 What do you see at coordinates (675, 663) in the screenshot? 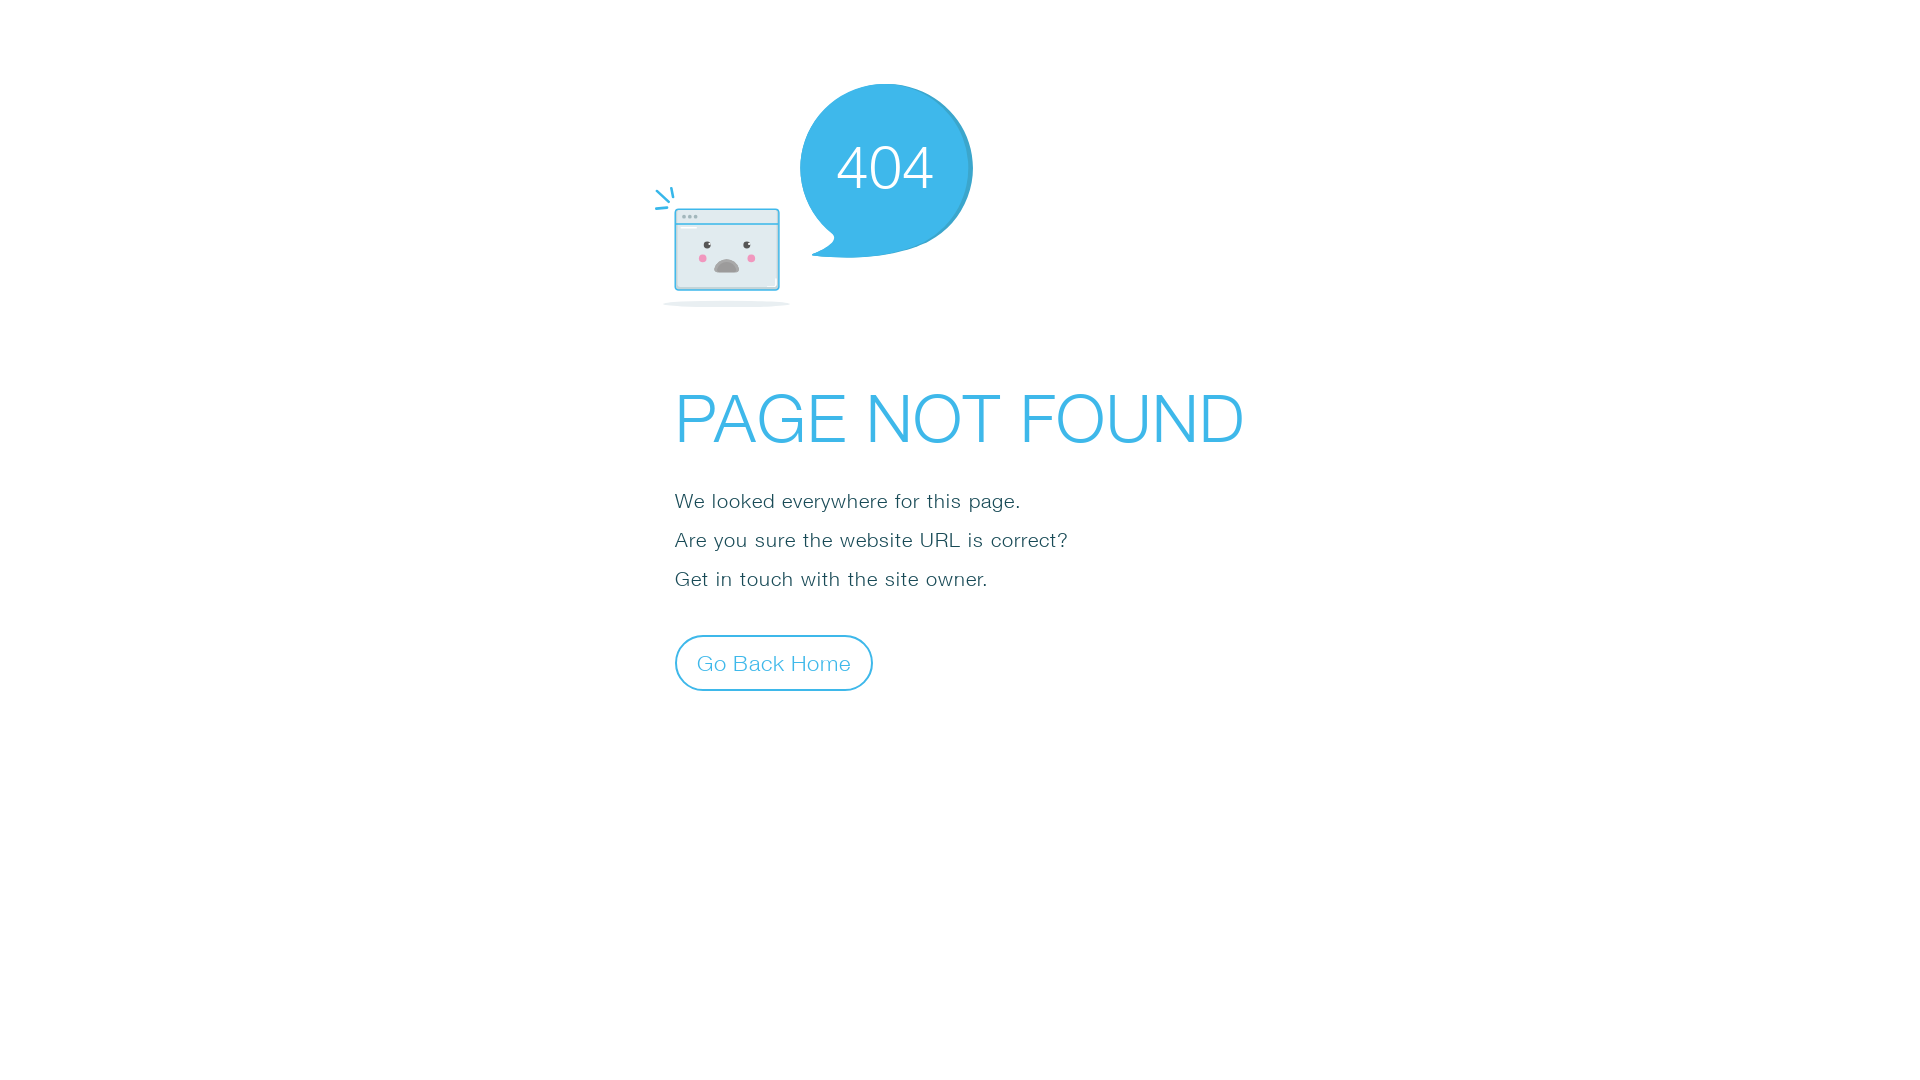
I see `'Go Back Home'` at bounding box center [675, 663].